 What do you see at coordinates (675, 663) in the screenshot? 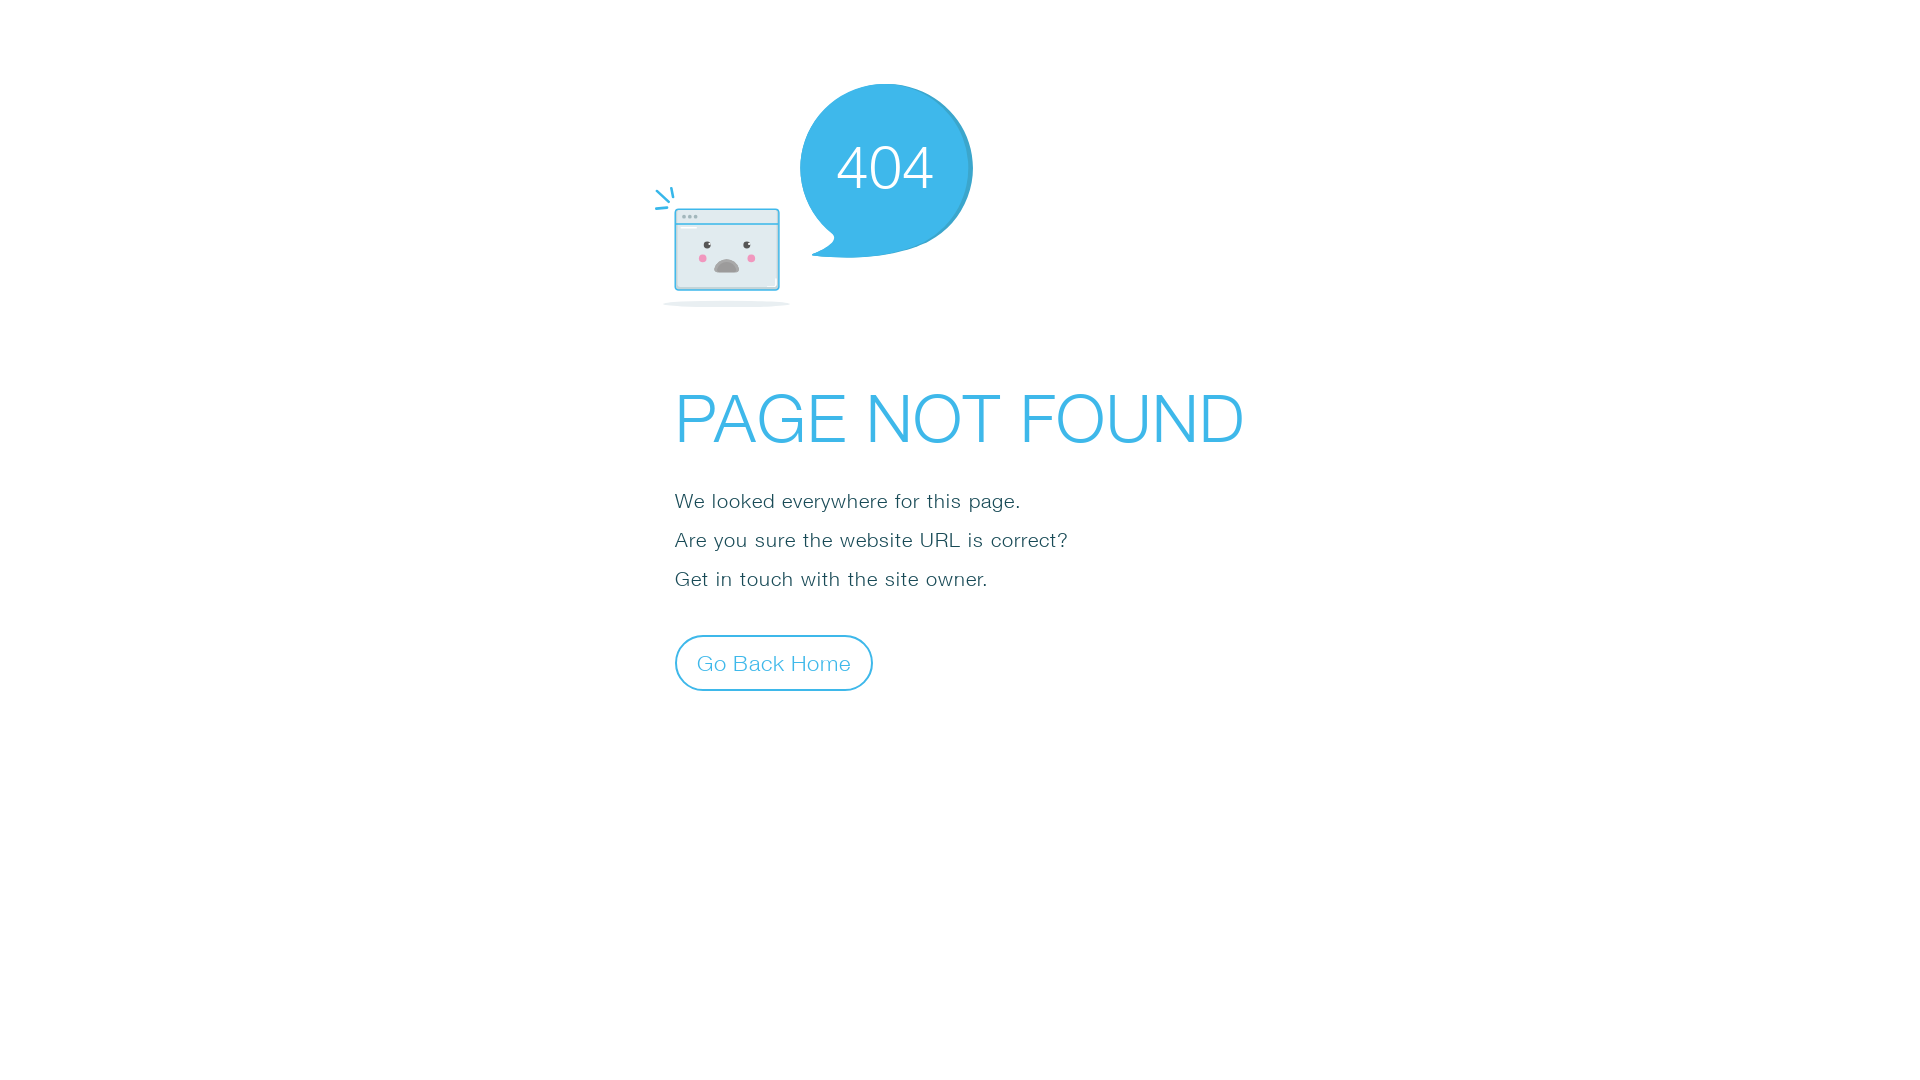
I see `'Go Back Home'` at bounding box center [675, 663].